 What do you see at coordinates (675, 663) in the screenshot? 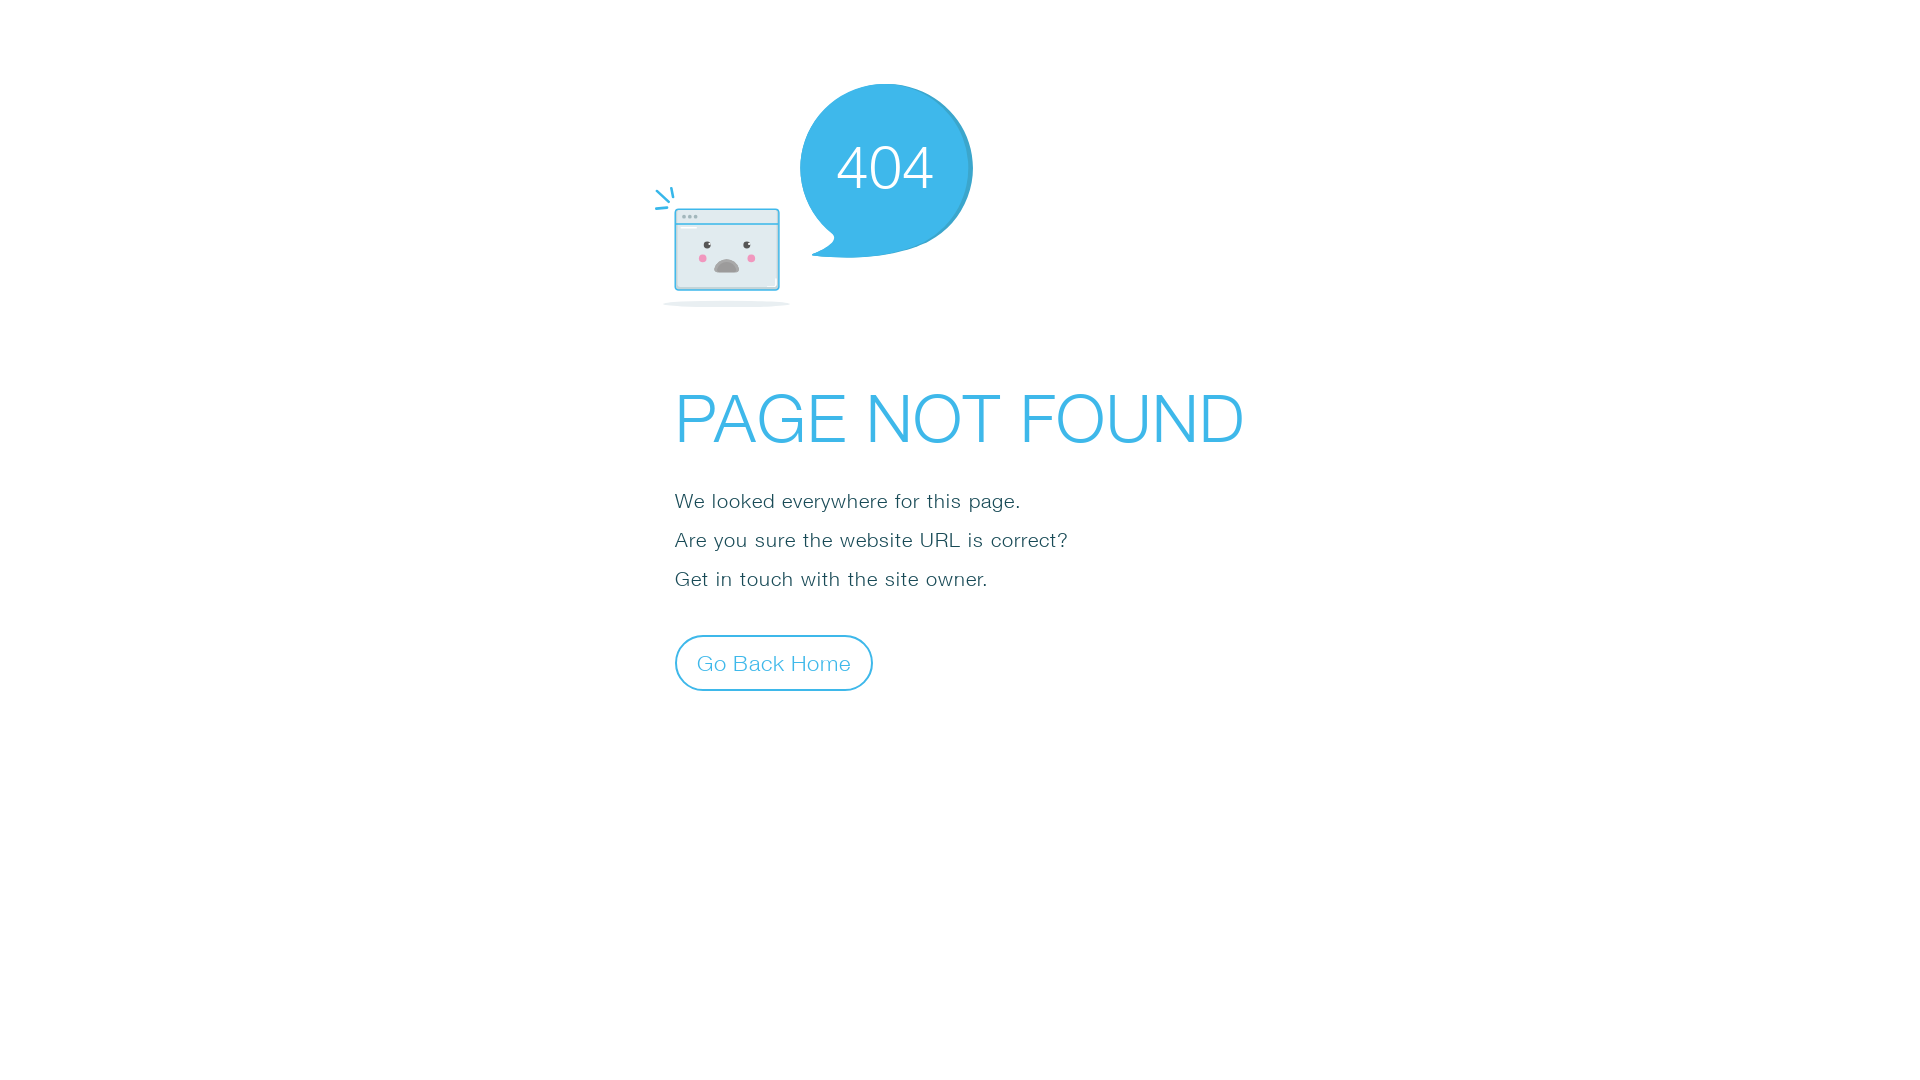
I see `'Go Back Home'` at bounding box center [675, 663].